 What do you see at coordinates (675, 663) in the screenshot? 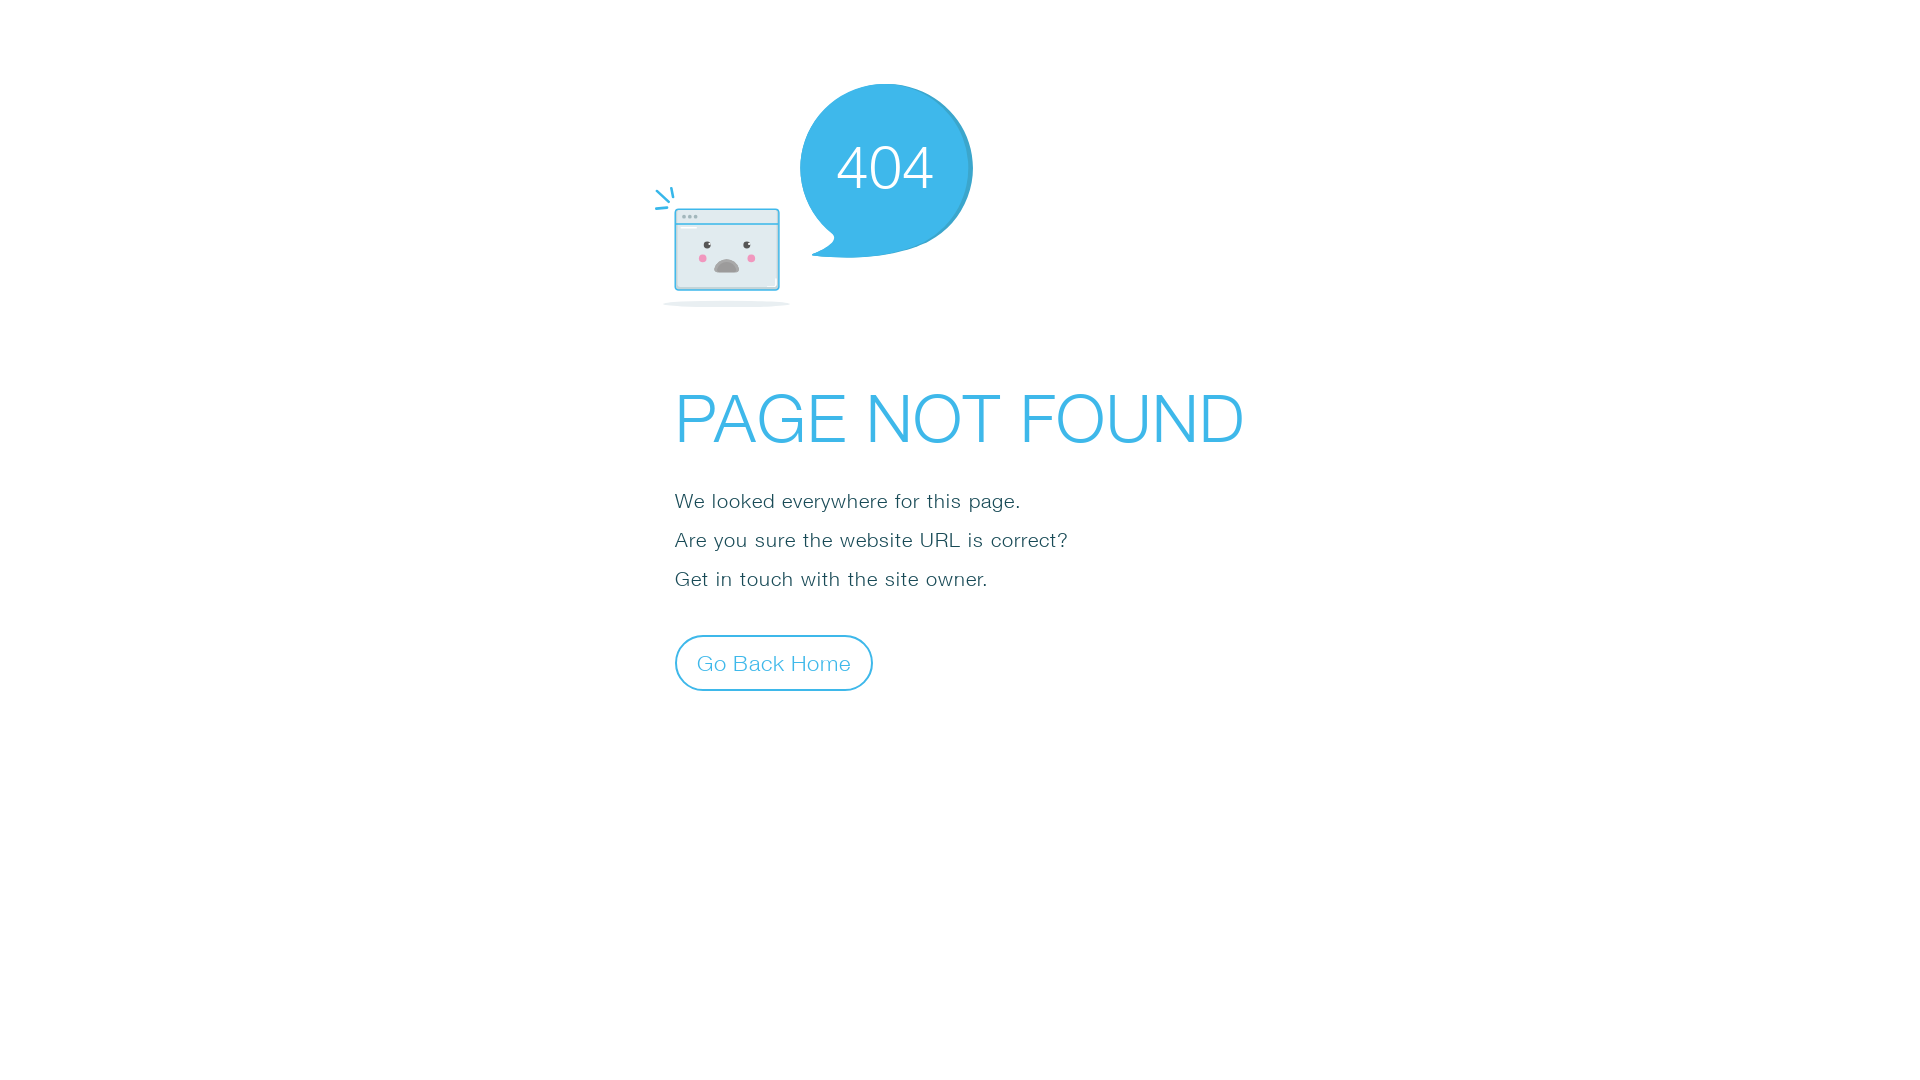
I see `'Go Back Home'` at bounding box center [675, 663].